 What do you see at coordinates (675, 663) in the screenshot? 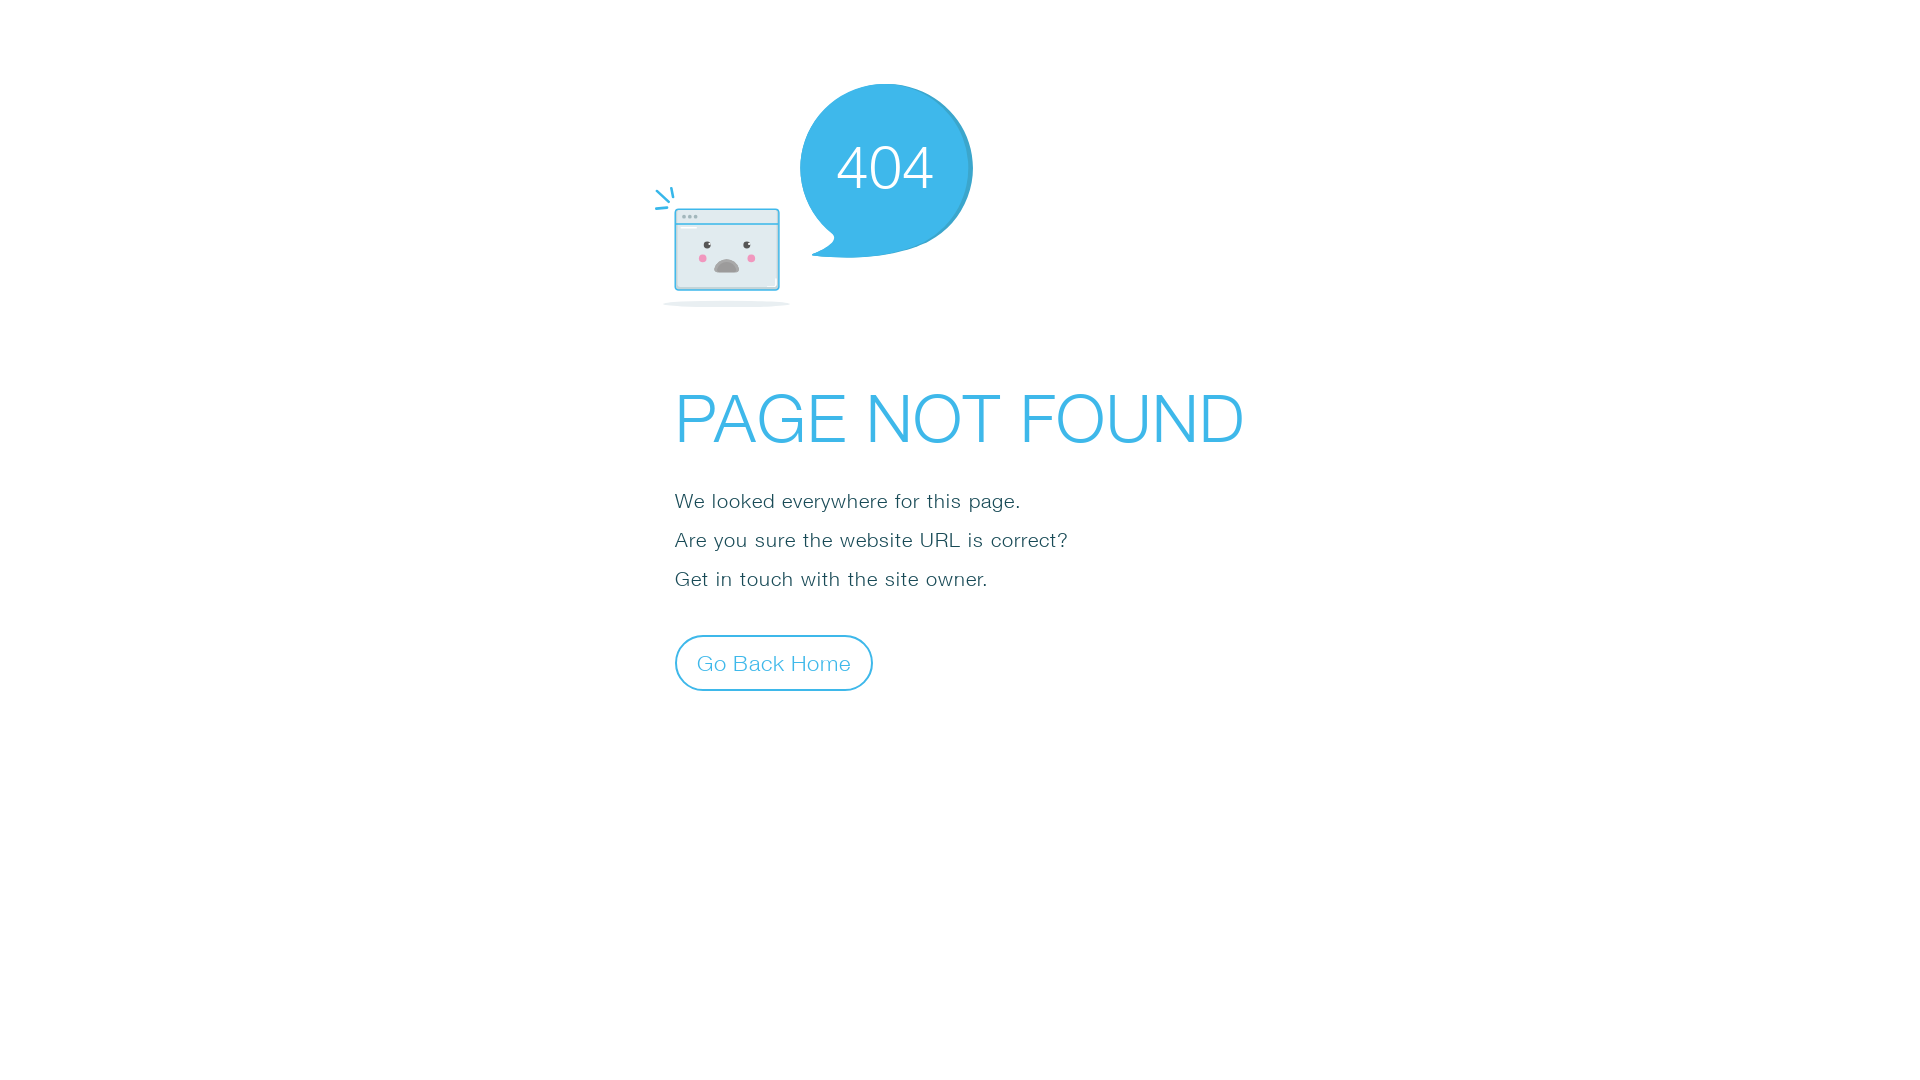
I see `'Go Back Home'` at bounding box center [675, 663].